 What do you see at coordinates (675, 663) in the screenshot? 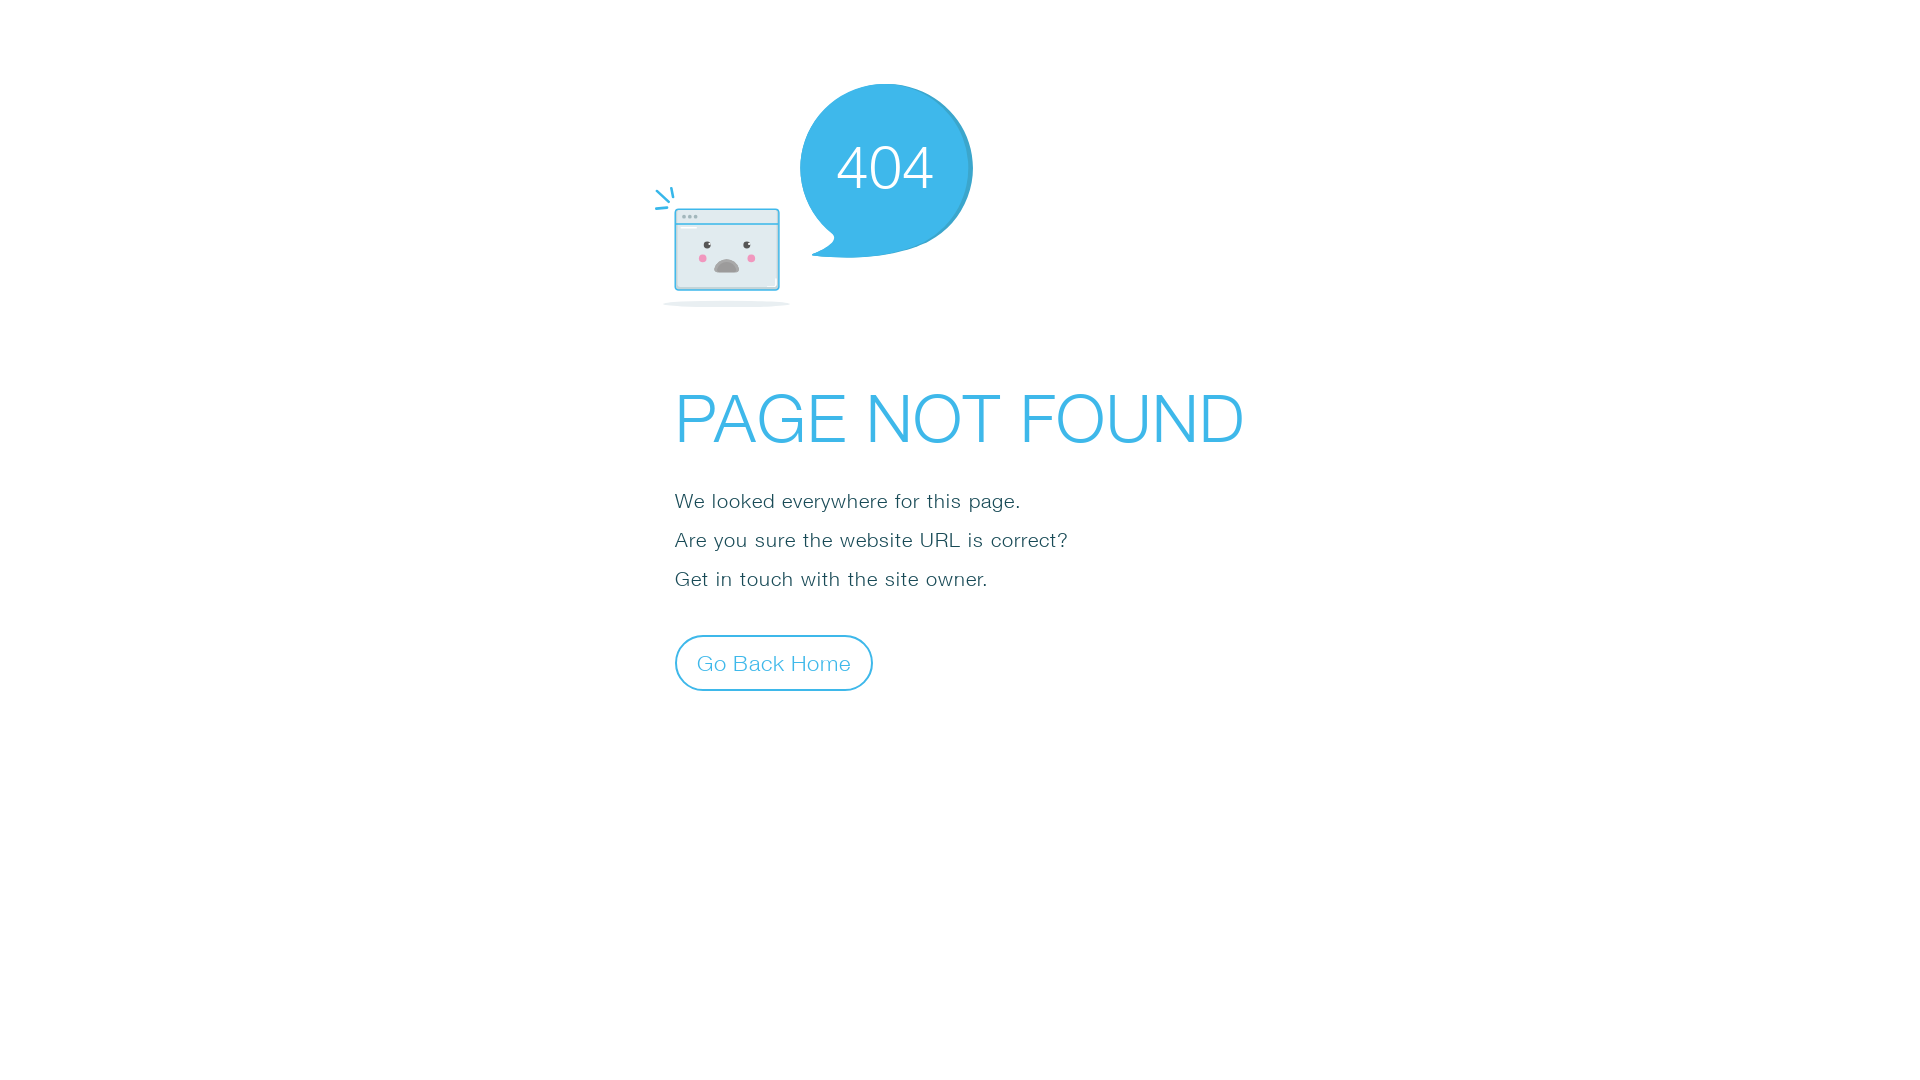
I see `'Go Back Home'` at bounding box center [675, 663].